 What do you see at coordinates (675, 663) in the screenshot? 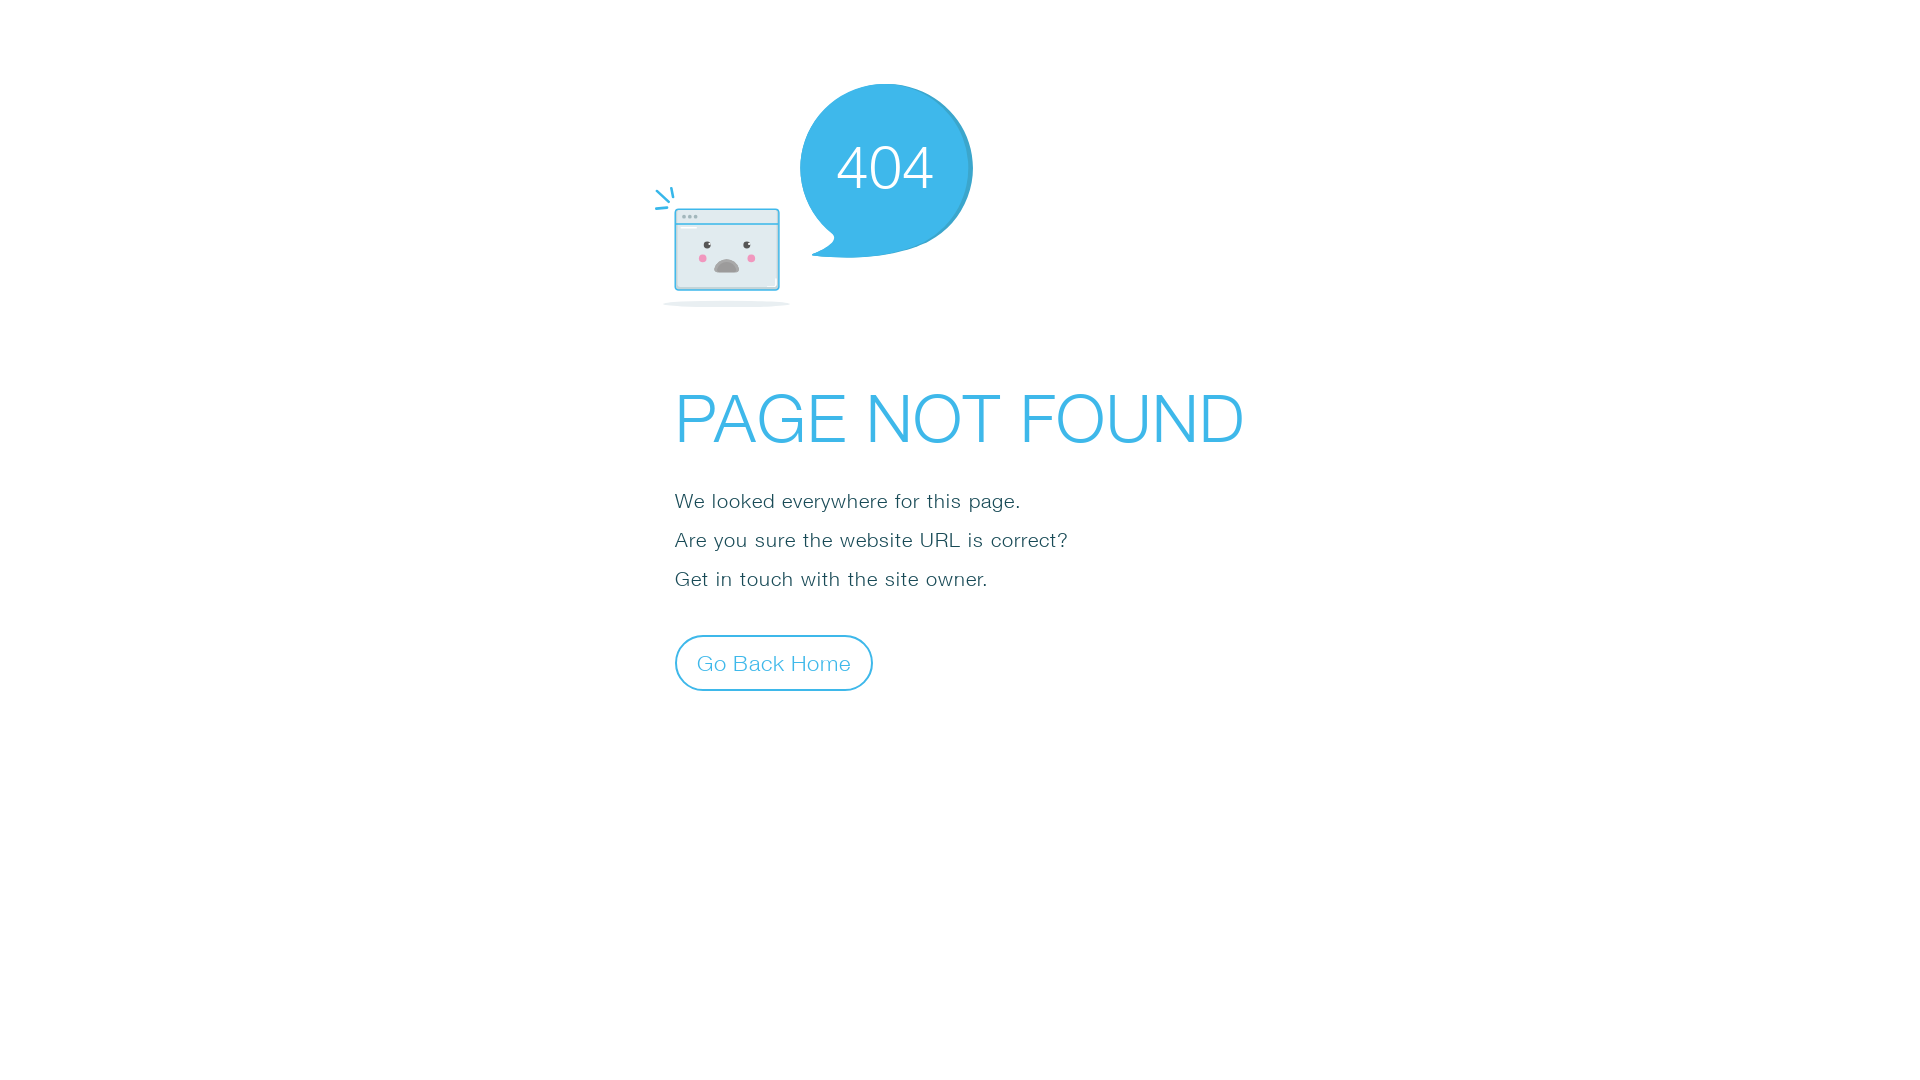
I see `'Go Back Home'` at bounding box center [675, 663].